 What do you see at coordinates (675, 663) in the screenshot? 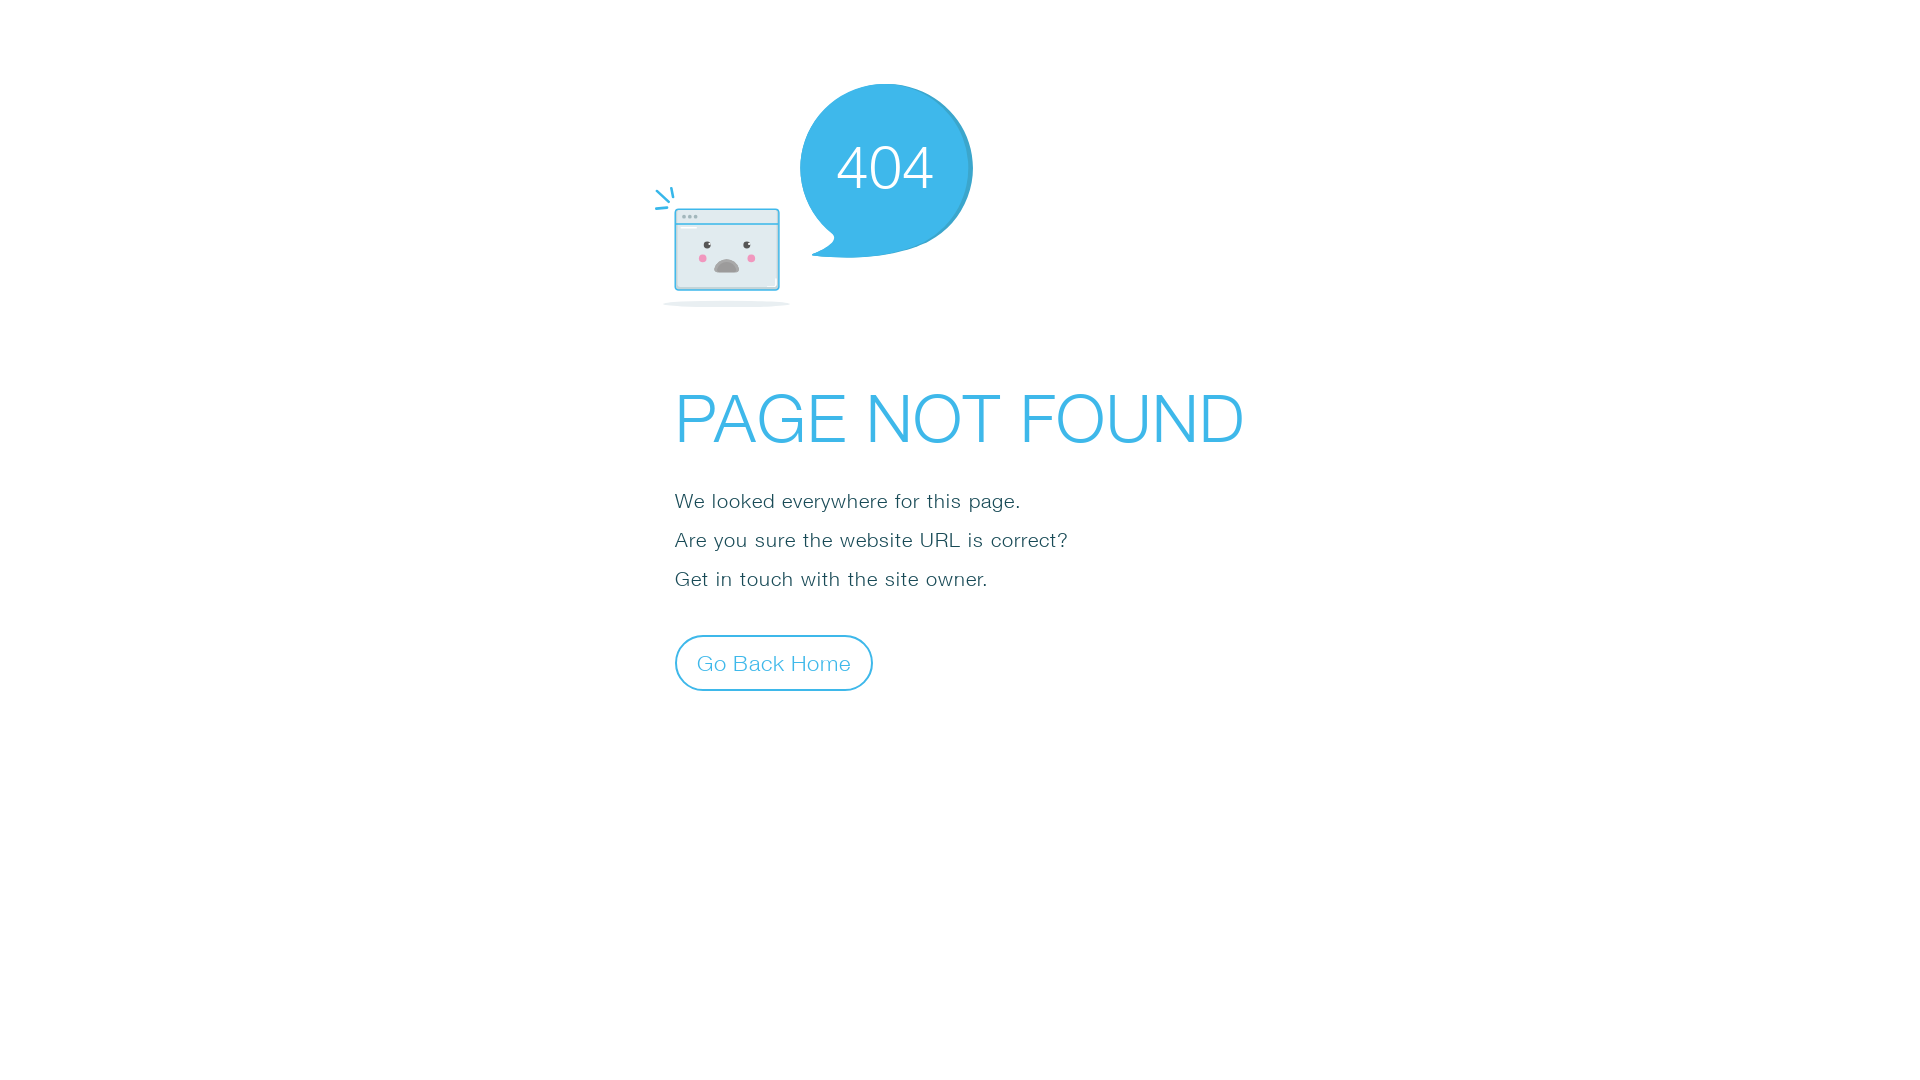
I see `'Go Back Home'` at bounding box center [675, 663].